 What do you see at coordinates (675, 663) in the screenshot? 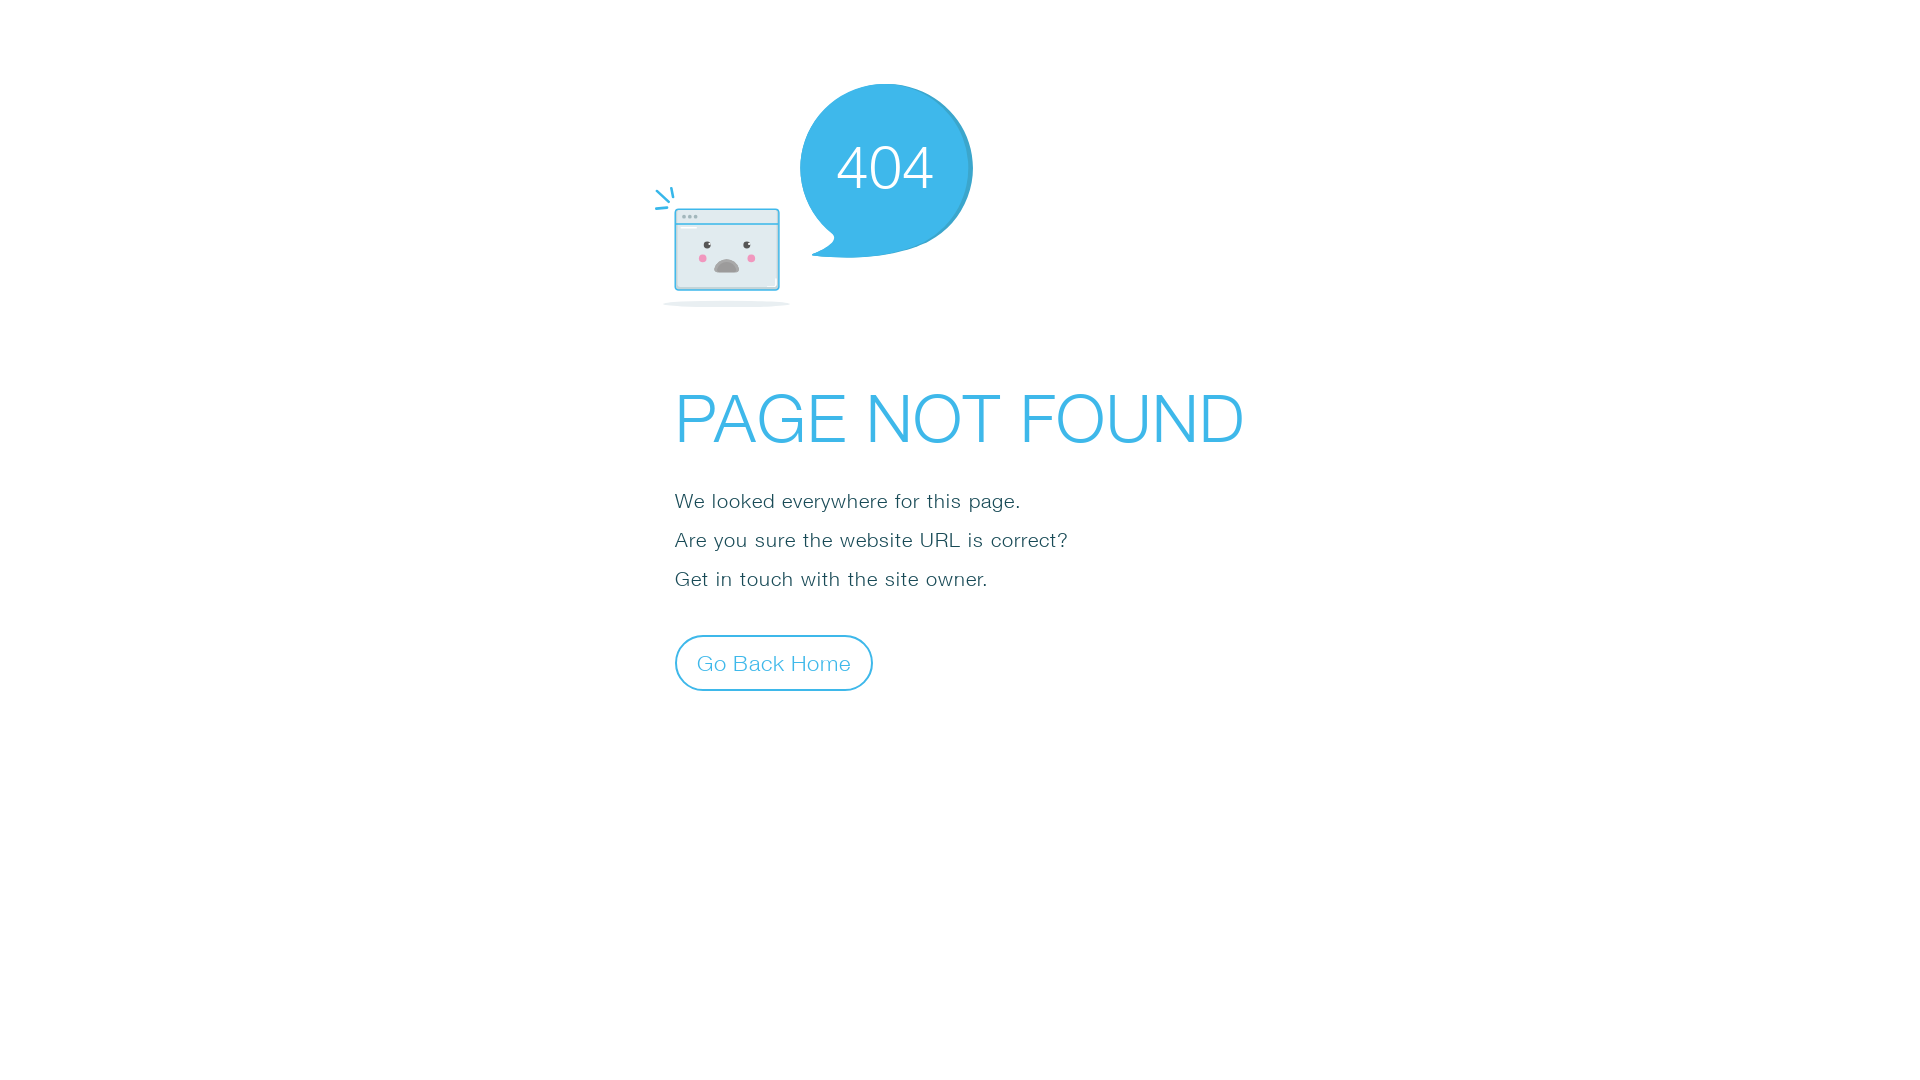
I see `'Go Back Home'` at bounding box center [675, 663].